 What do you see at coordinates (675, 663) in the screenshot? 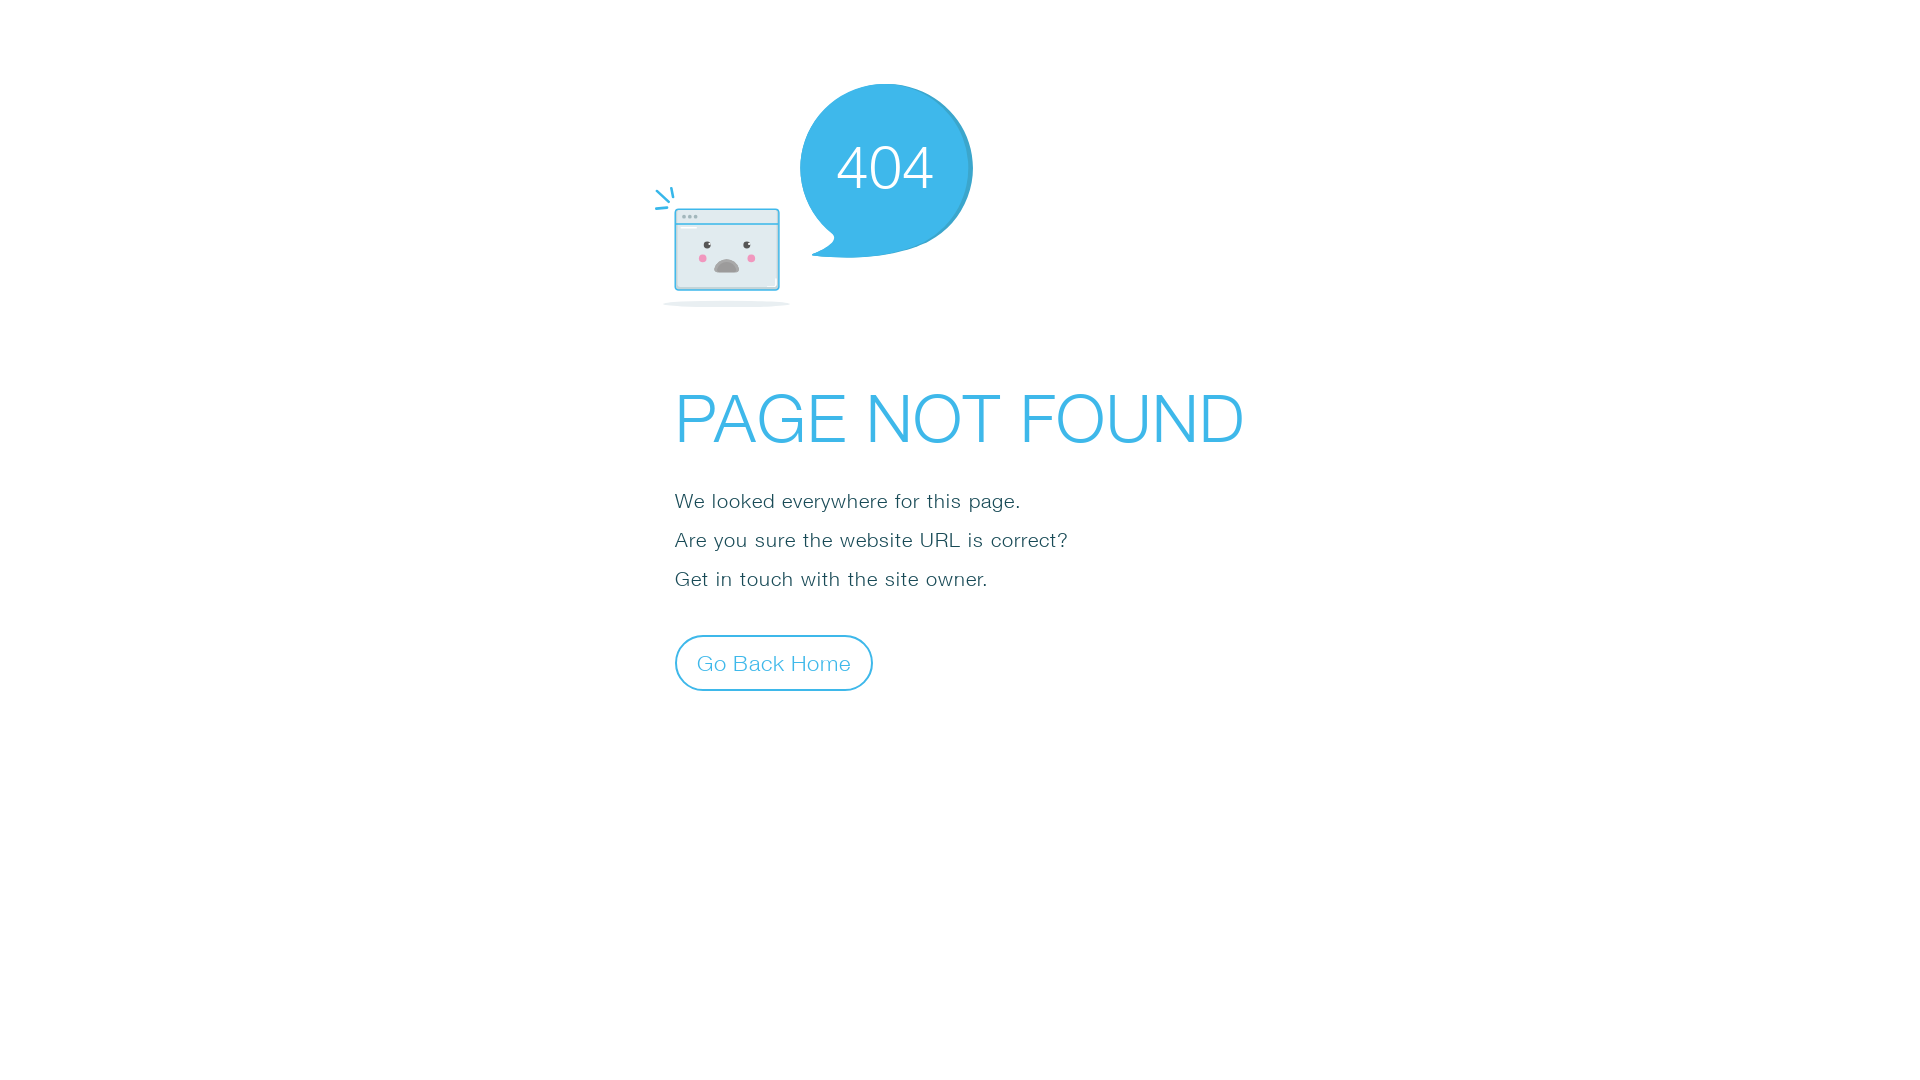
I see `'Go Back Home'` at bounding box center [675, 663].